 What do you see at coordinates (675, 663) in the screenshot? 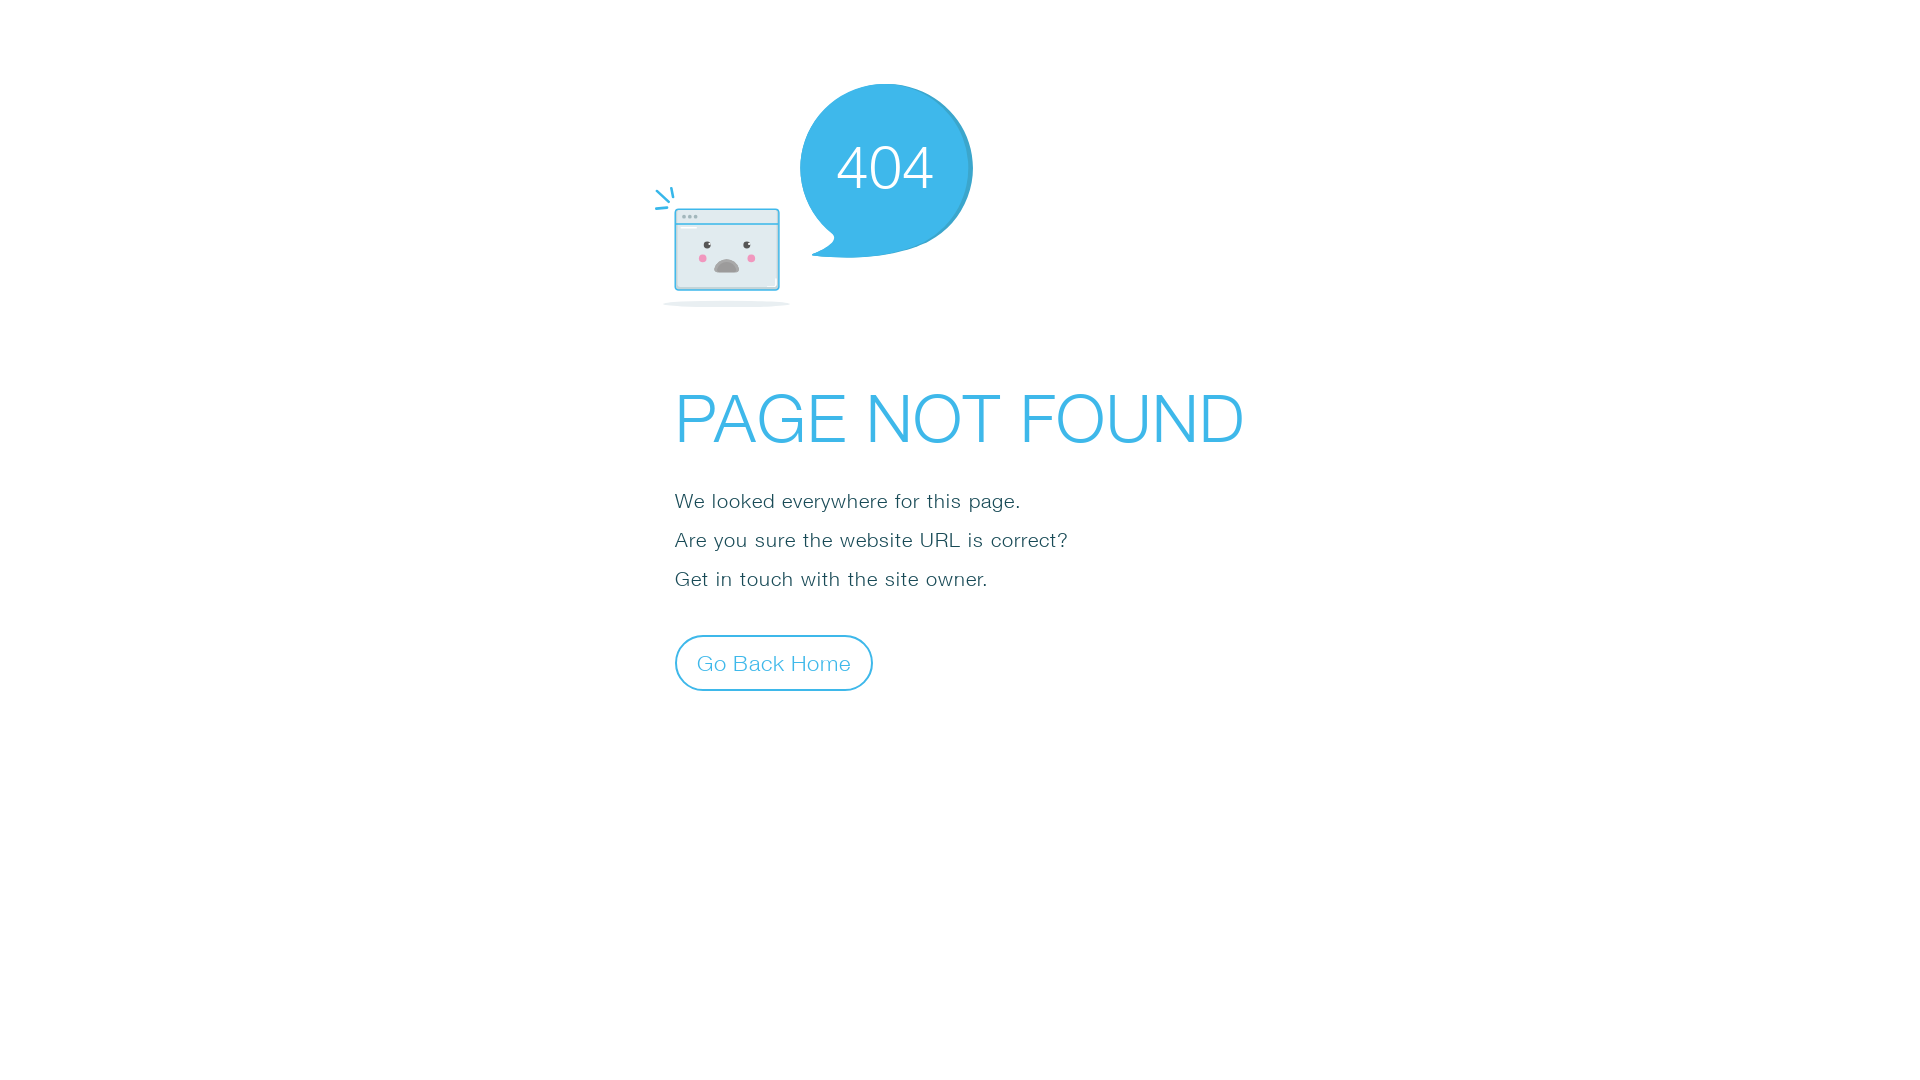
I see `'Go Back Home'` at bounding box center [675, 663].